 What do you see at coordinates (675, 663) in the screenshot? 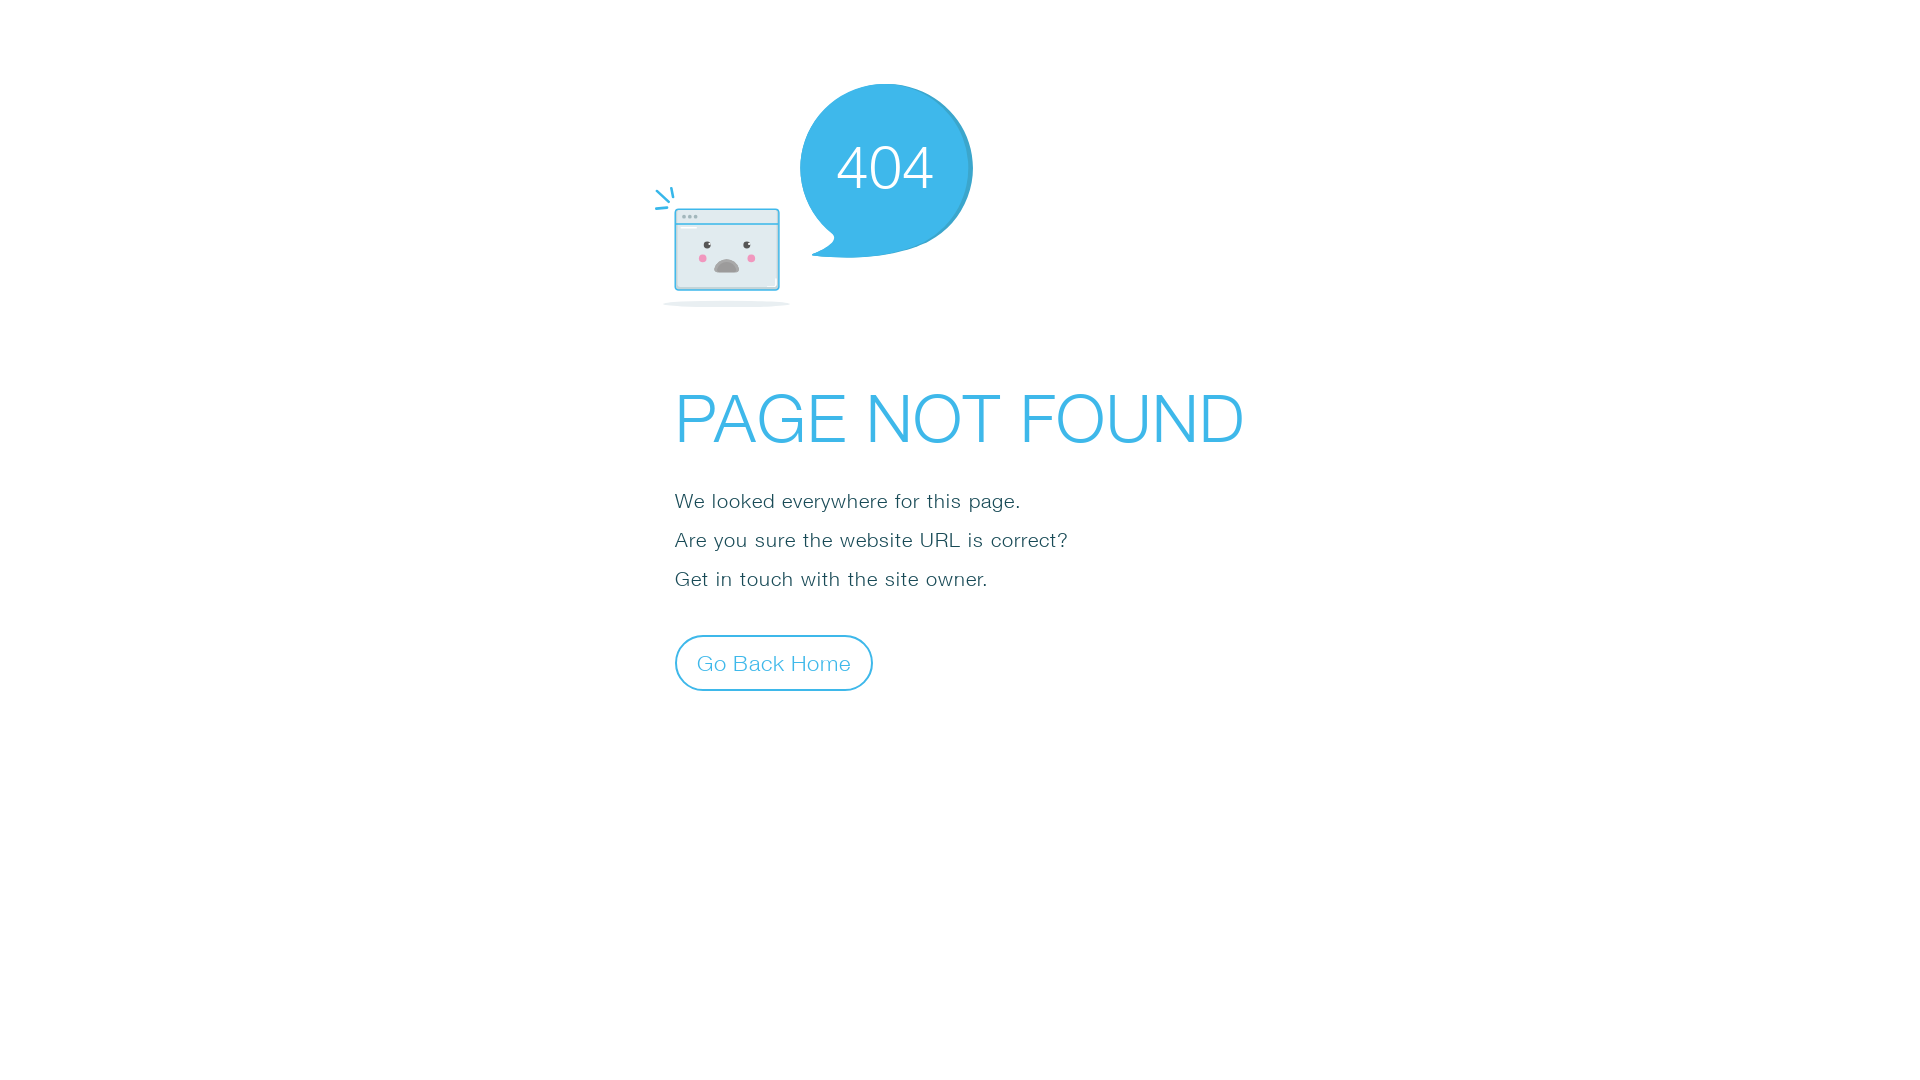
I see `'Go Back Home'` at bounding box center [675, 663].